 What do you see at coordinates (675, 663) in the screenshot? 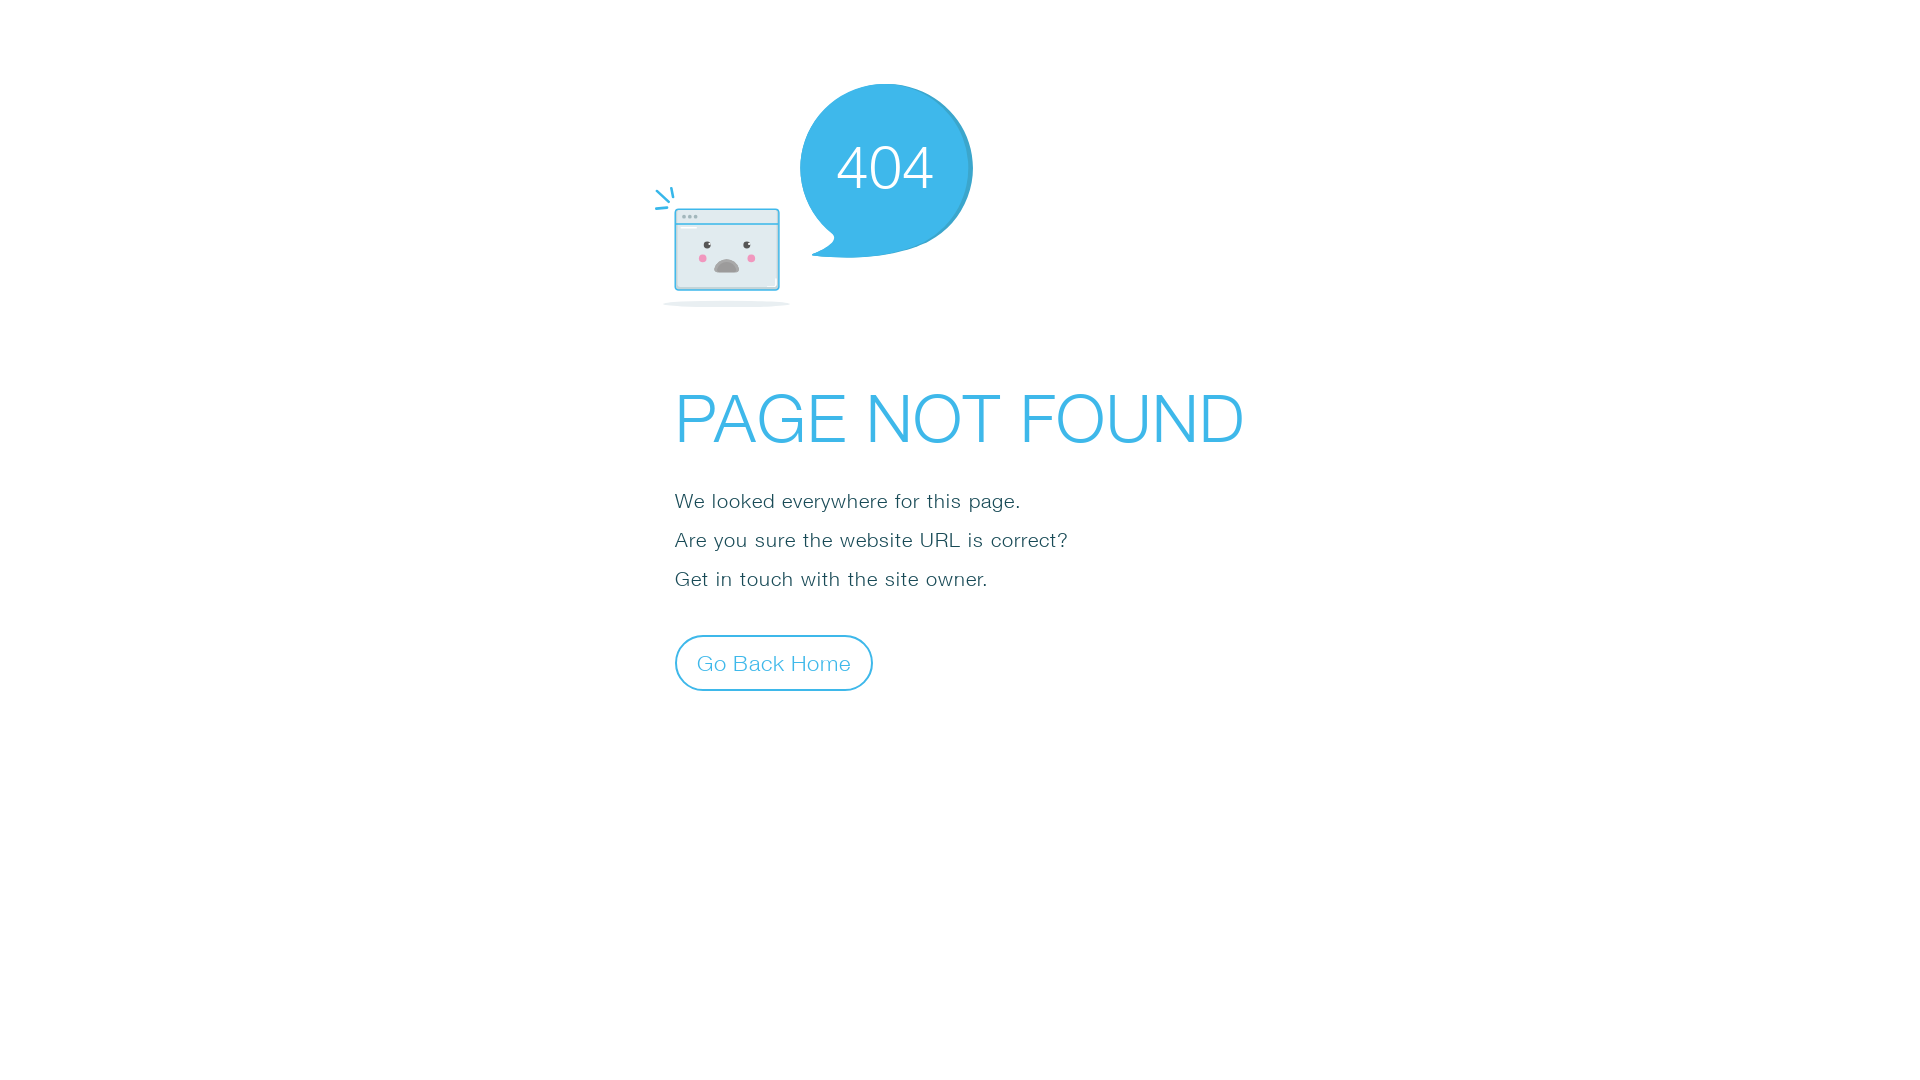
I see `'Go Back Home'` at bounding box center [675, 663].